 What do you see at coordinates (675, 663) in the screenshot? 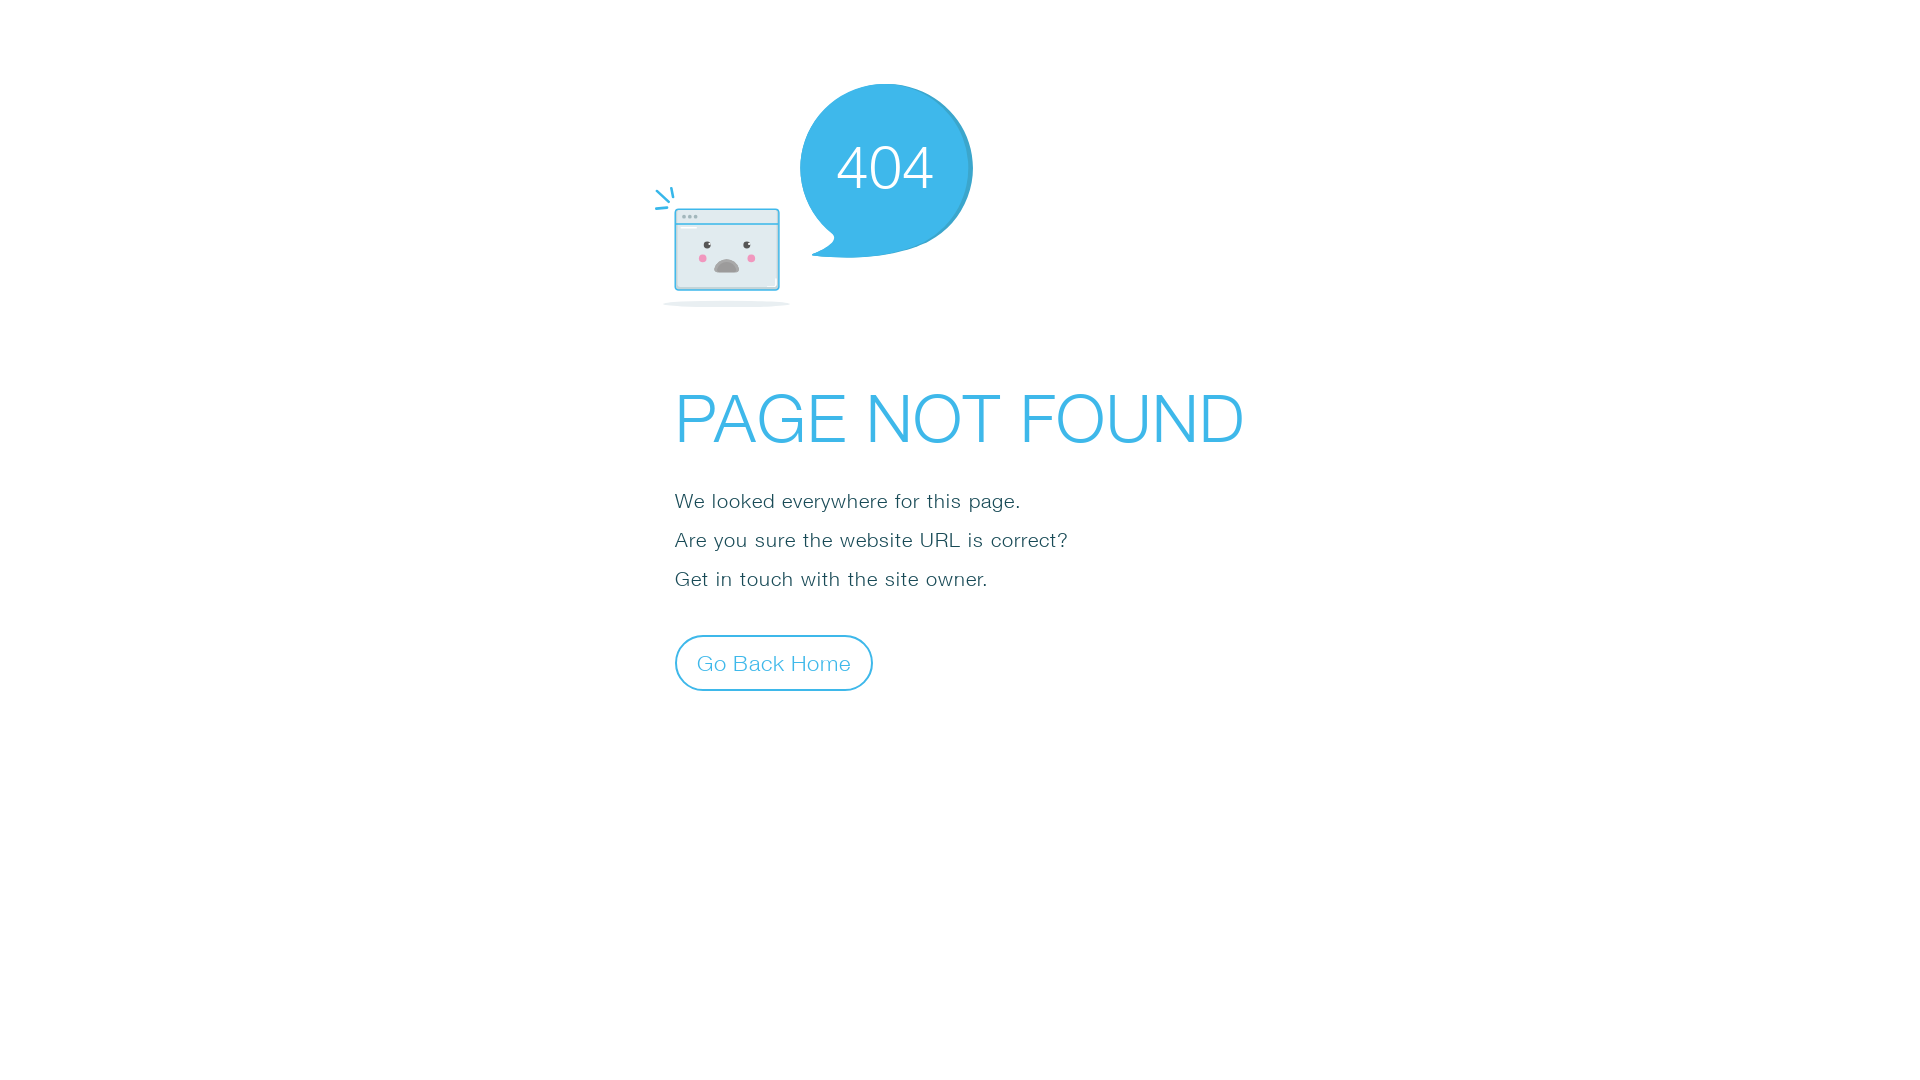
I see `'Go Back Home'` at bounding box center [675, 663].